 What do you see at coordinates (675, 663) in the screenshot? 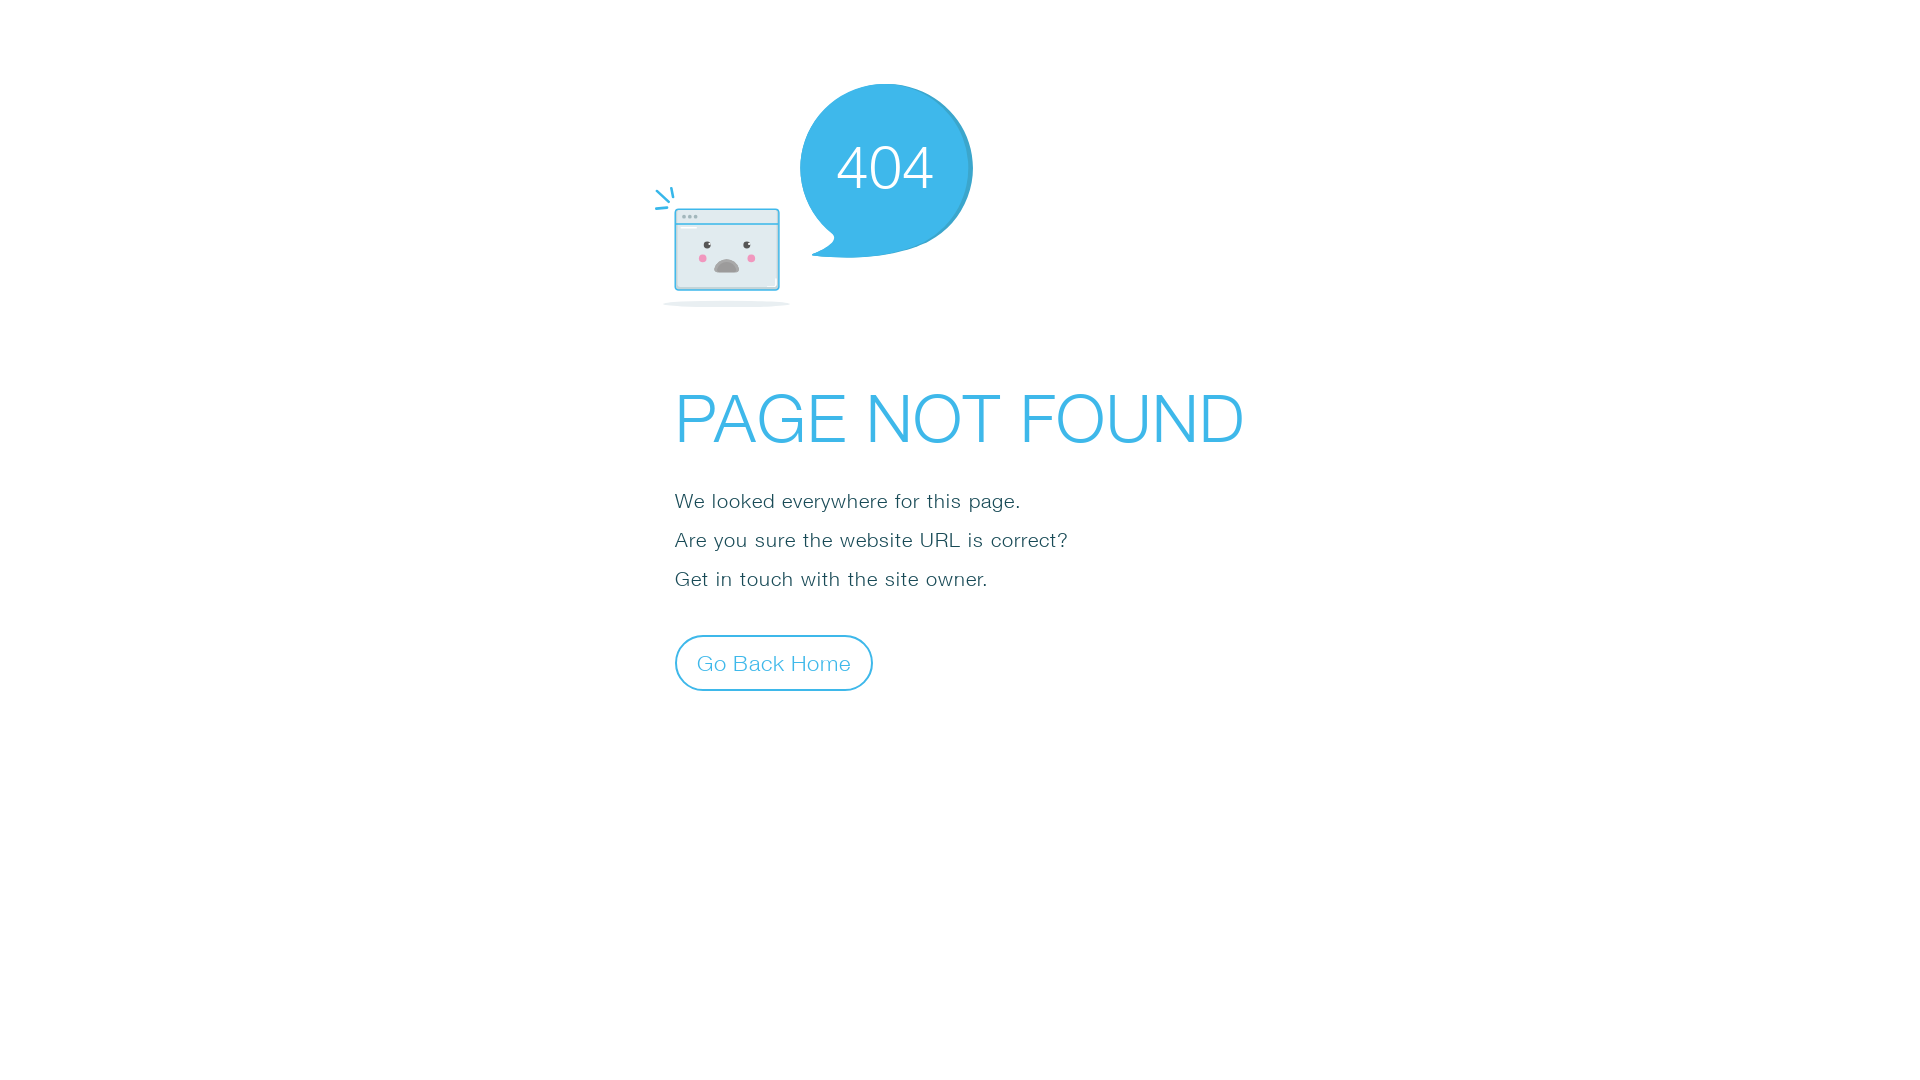
I see `'Go Back Home'` at bounding box center [675, 663].